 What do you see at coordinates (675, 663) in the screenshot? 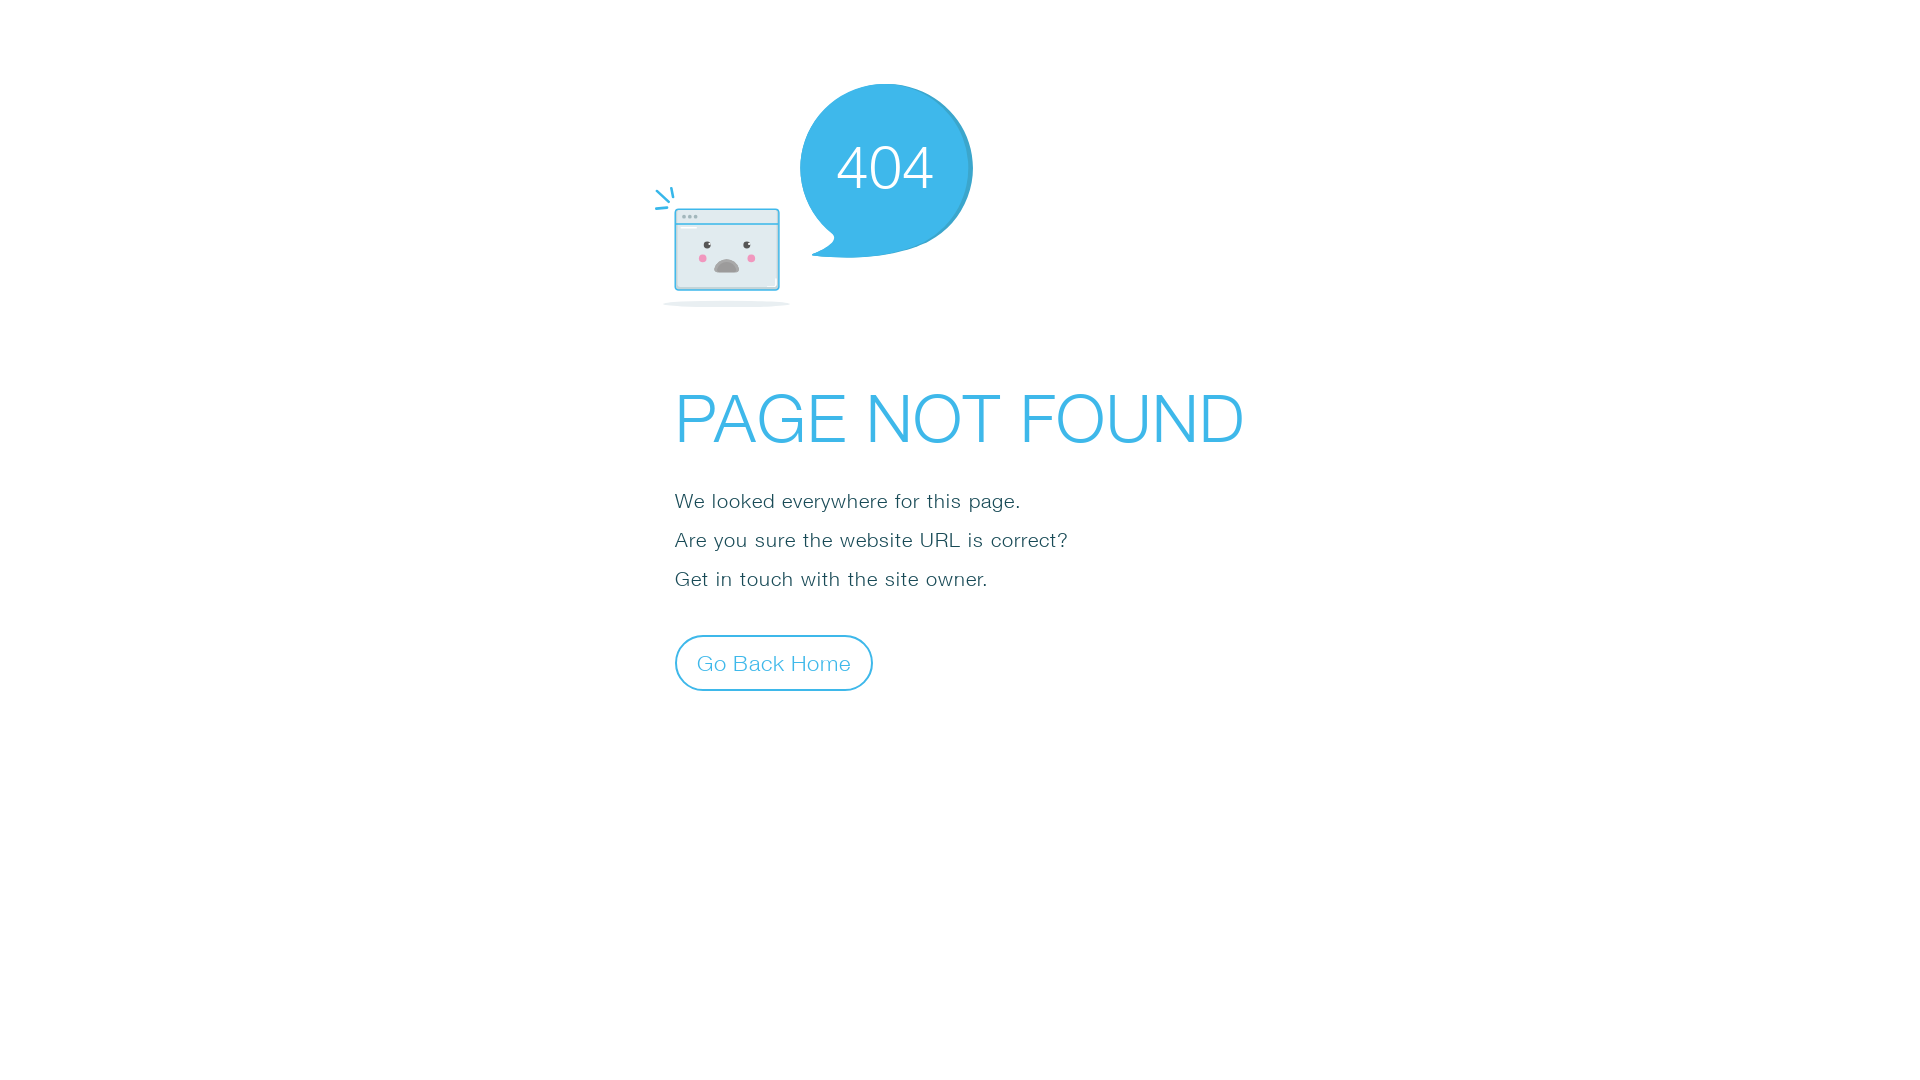
I see `'Go Back Home'` at bounding box center [675, 663].